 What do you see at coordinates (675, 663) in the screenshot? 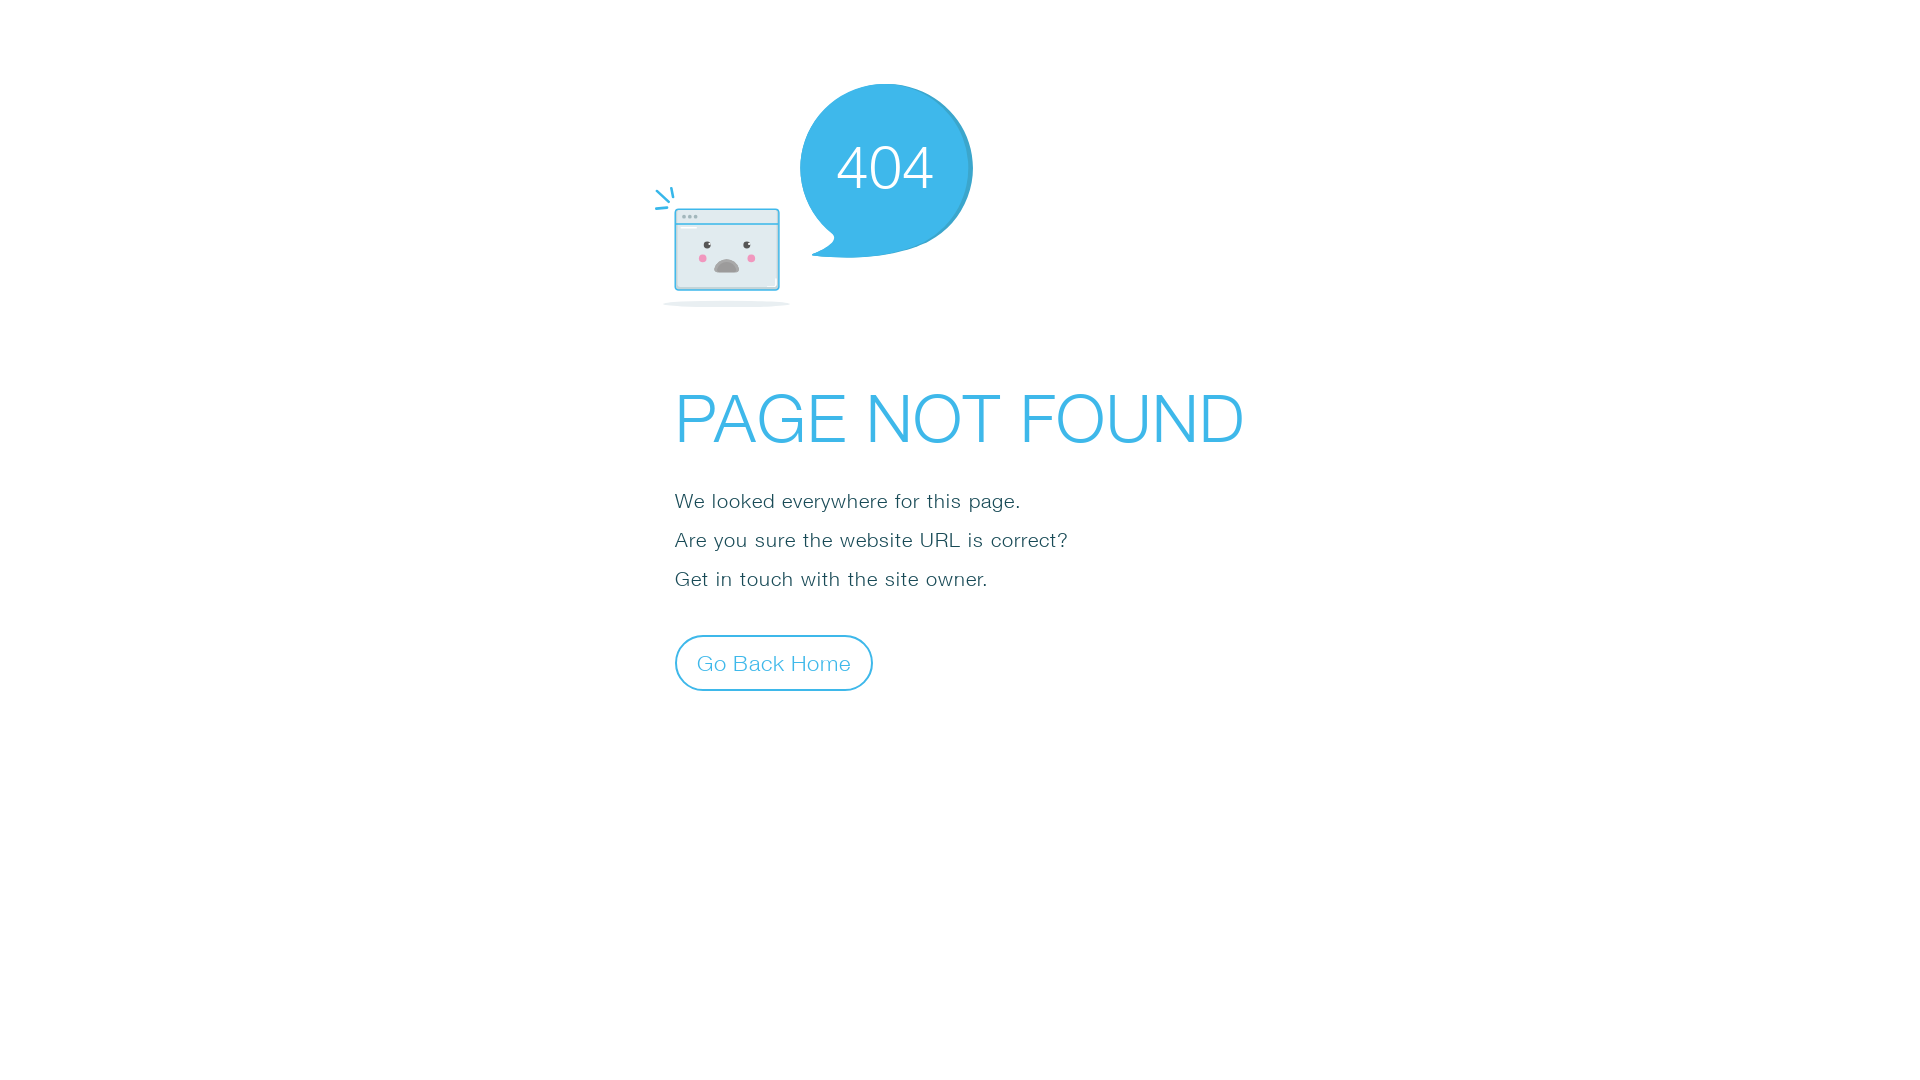
I see `'Go Back Home'` at bounding box center [675, 663].